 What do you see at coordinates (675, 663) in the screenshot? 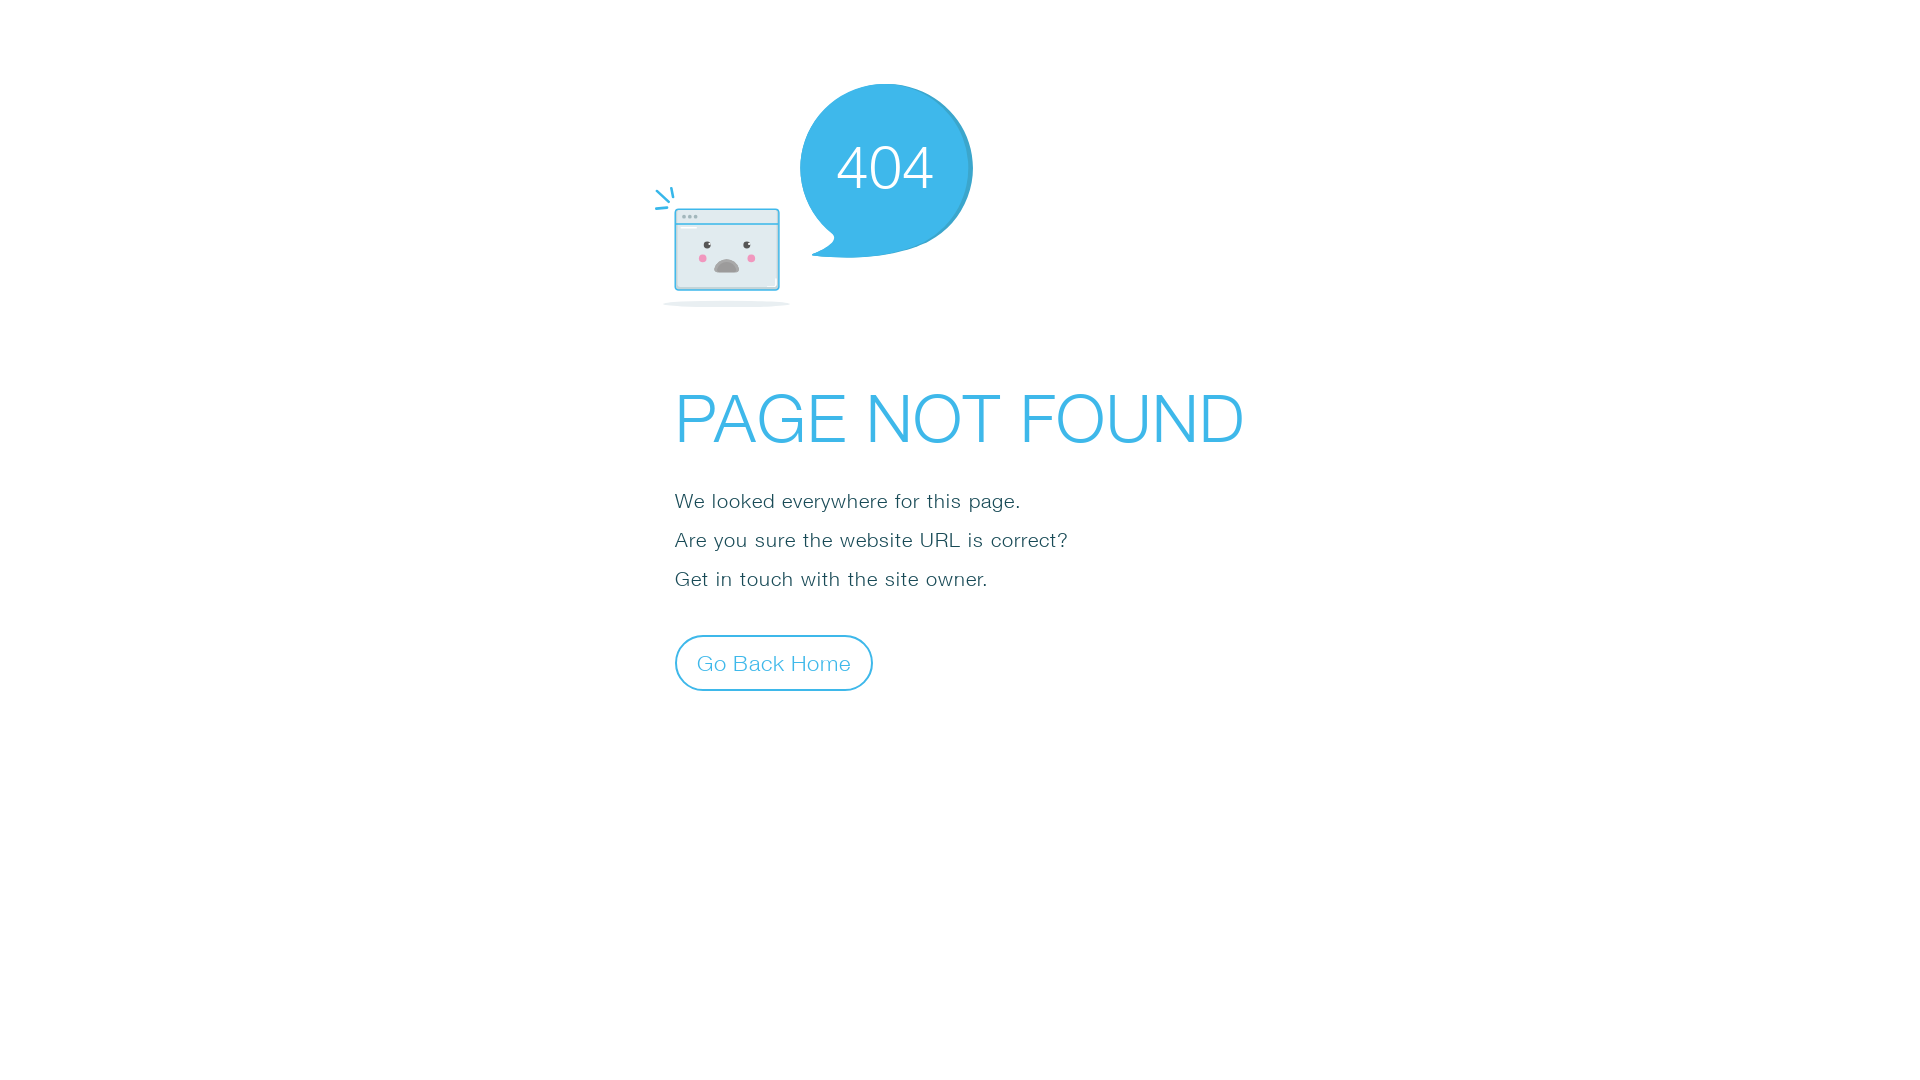
I see `'Go Back Home'` at bounding box center [675, 663].